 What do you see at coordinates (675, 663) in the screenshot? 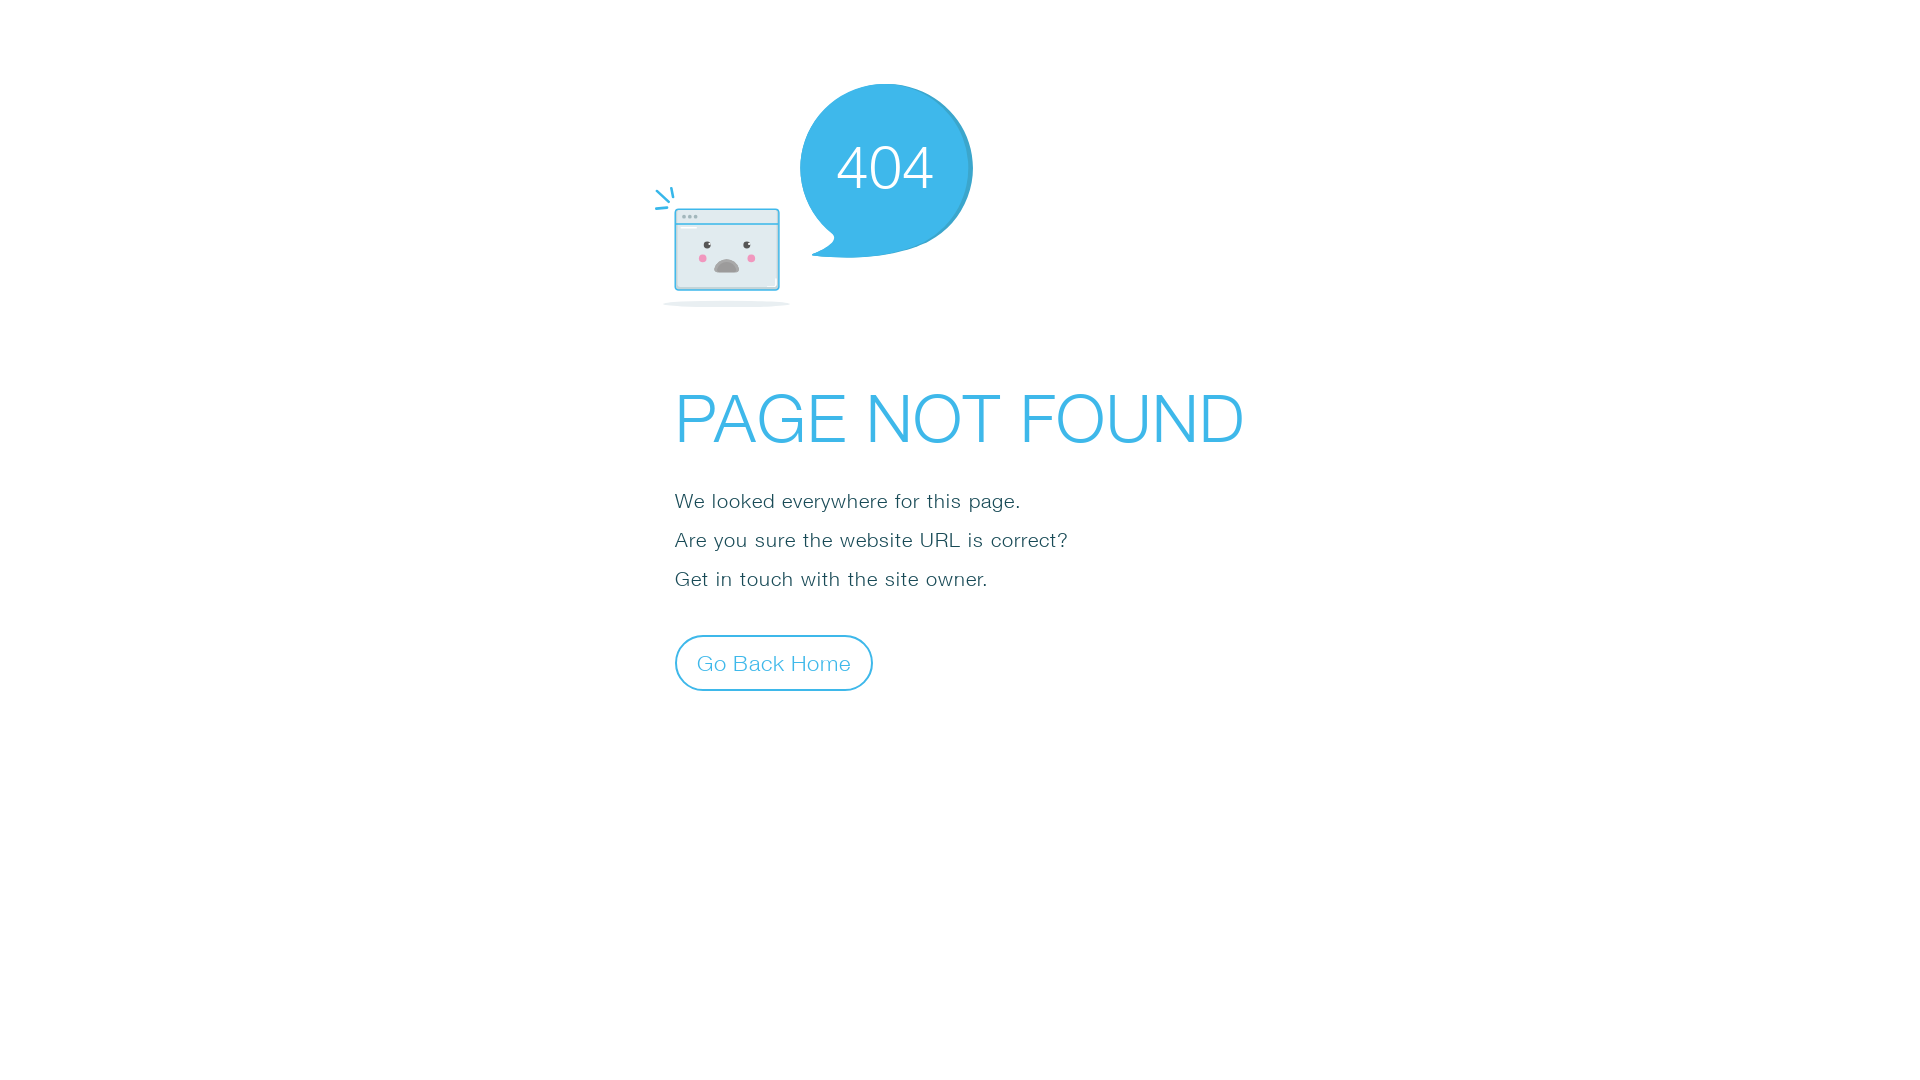
I see `'Go Back Home'` at bounding box center [675, 663].